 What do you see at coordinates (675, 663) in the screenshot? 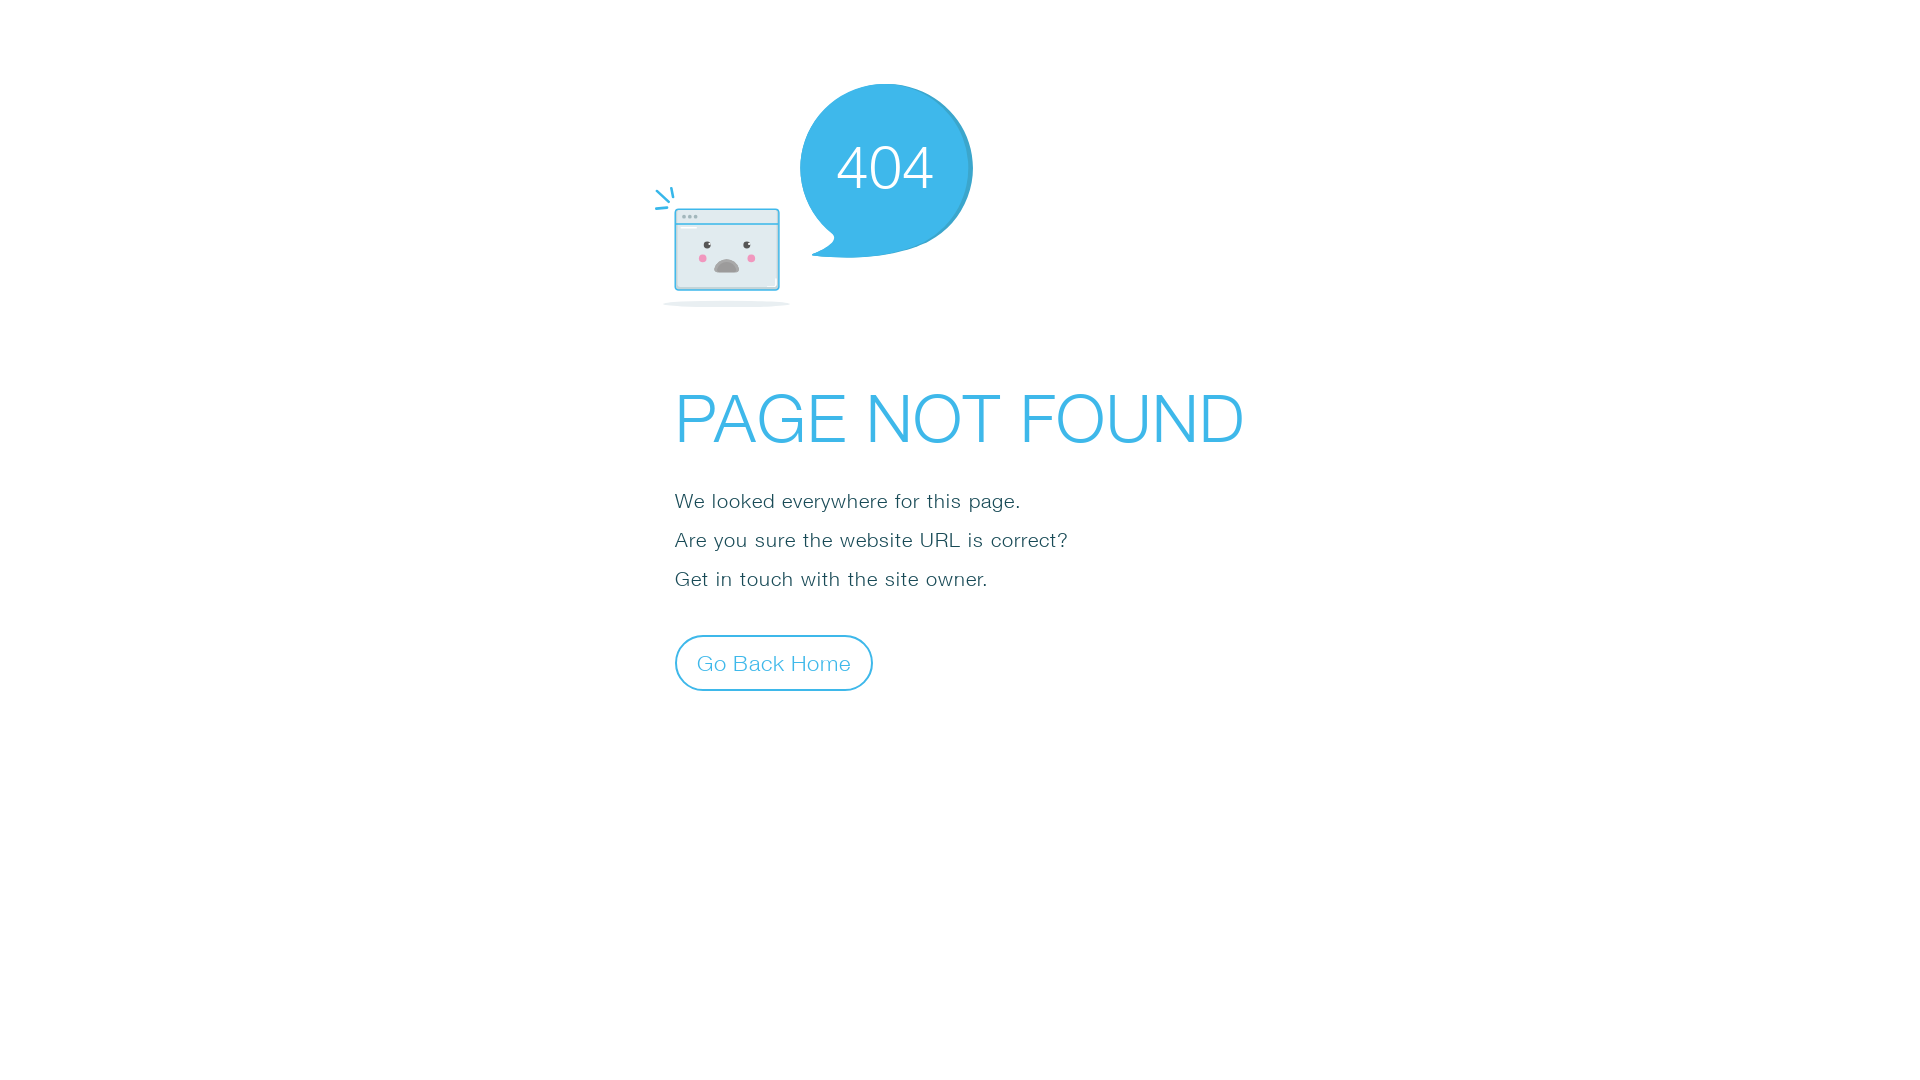
I see `'Go Back Home'` at bounding box center [675, 663].